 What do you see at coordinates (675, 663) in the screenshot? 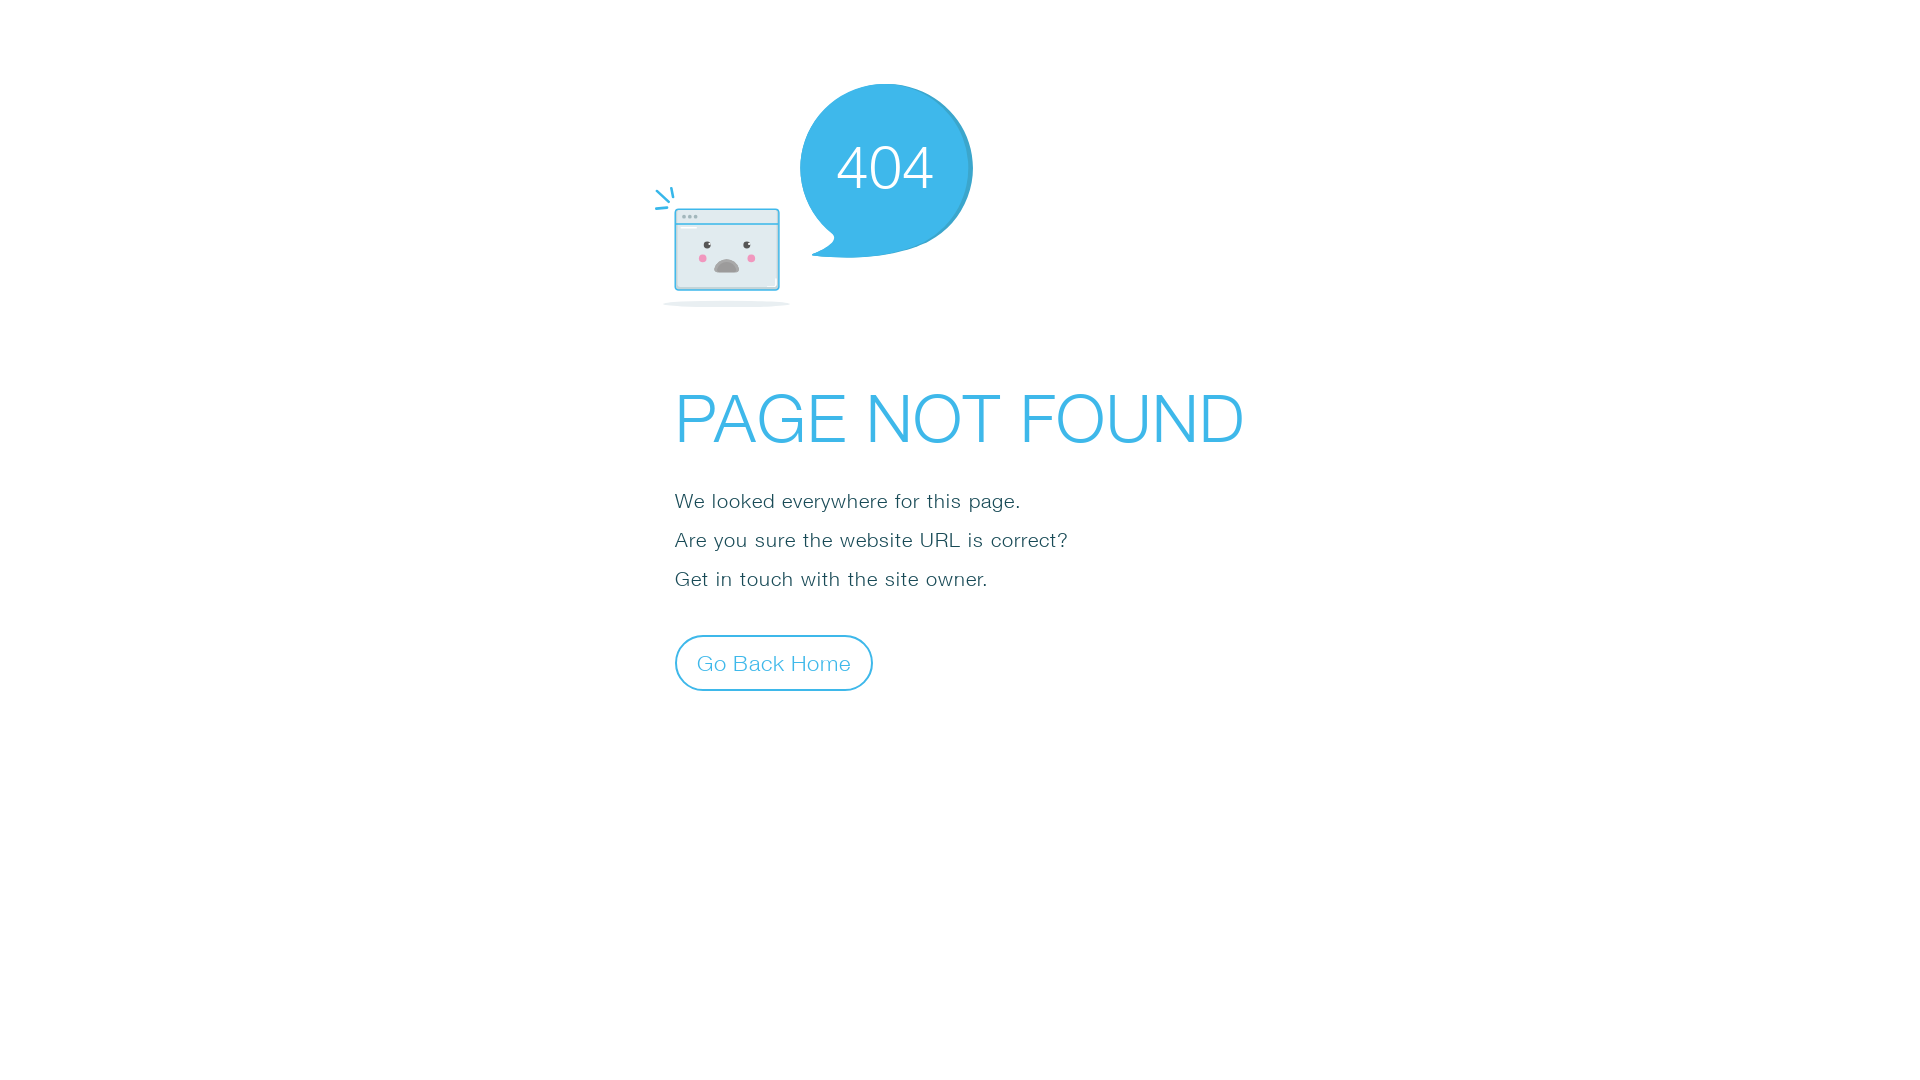
I see `'Go Back Home'` at bounding box center [675, 663].